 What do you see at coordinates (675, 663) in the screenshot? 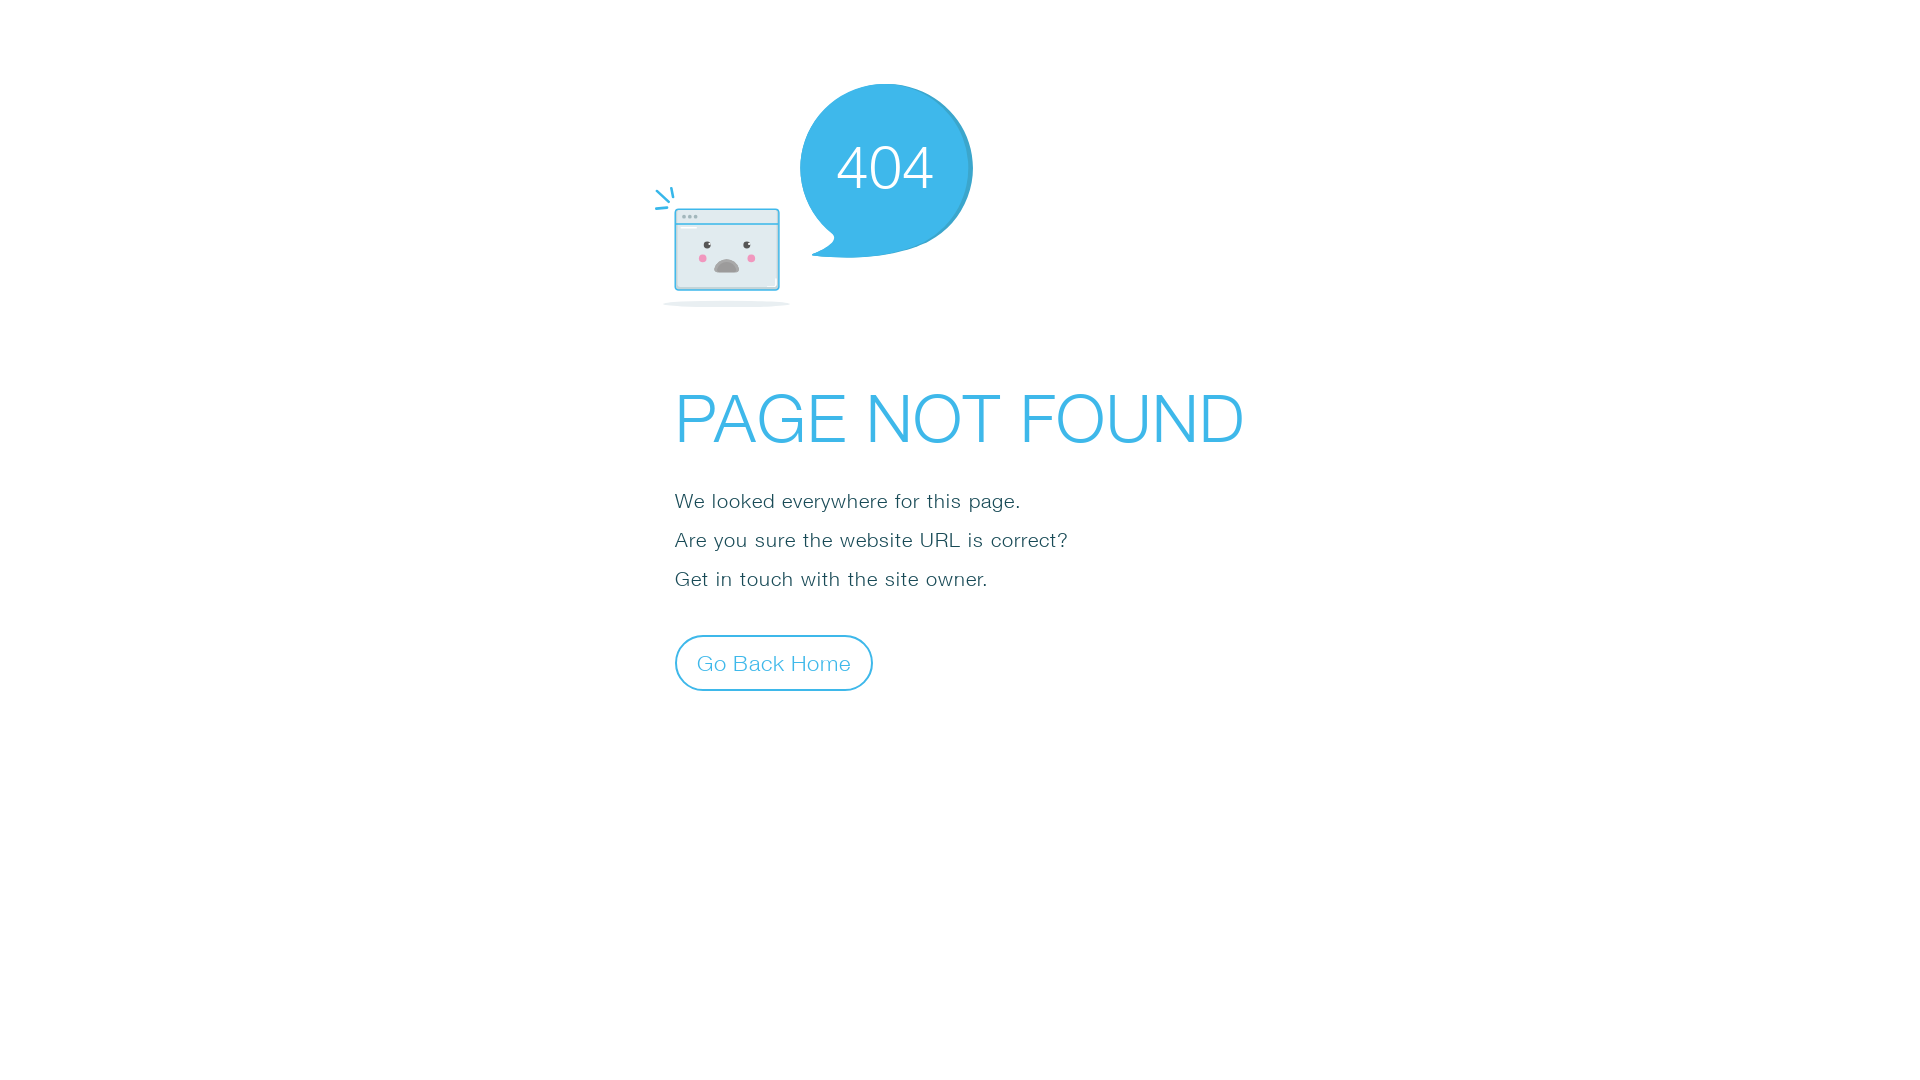
I see `'Go Back Home'` at bounding box center [675, 663].